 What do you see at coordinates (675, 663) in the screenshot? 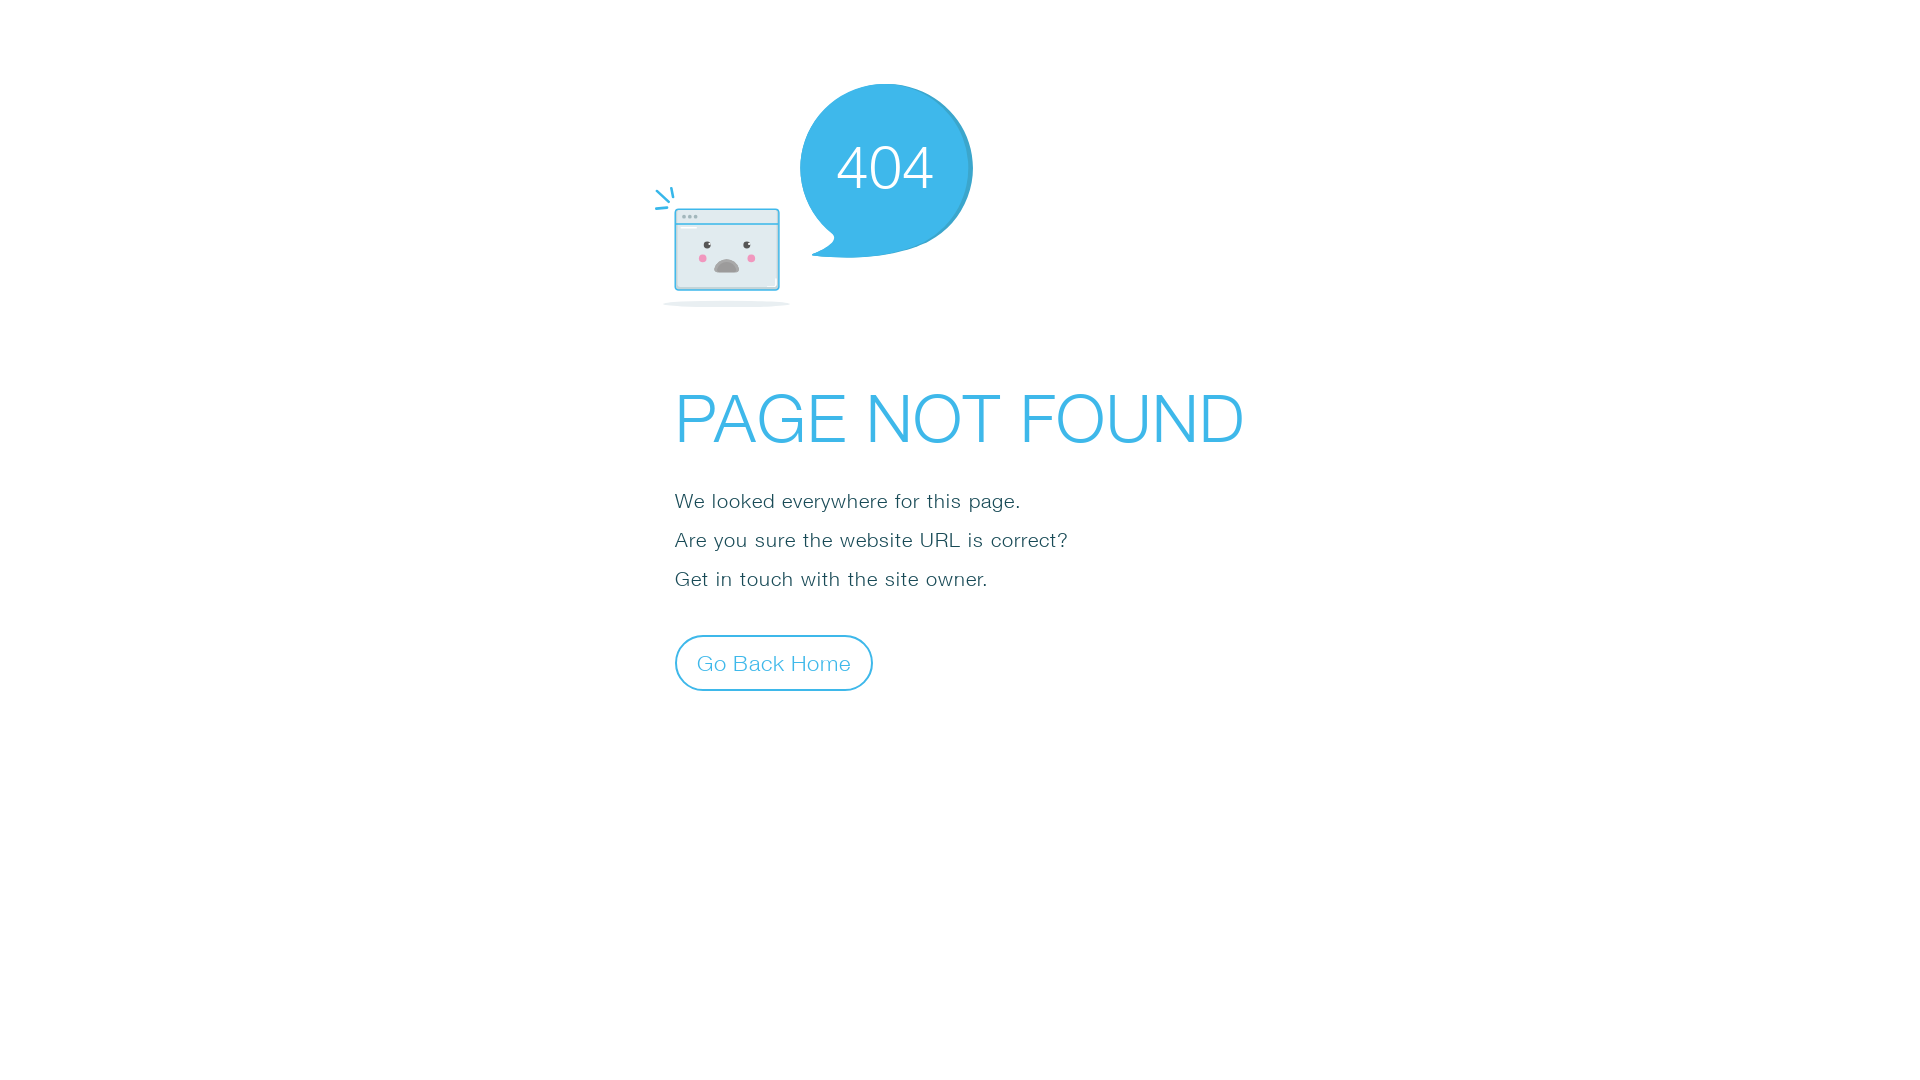
I see `'Go Back Home'` at bounding box center [675, 663].